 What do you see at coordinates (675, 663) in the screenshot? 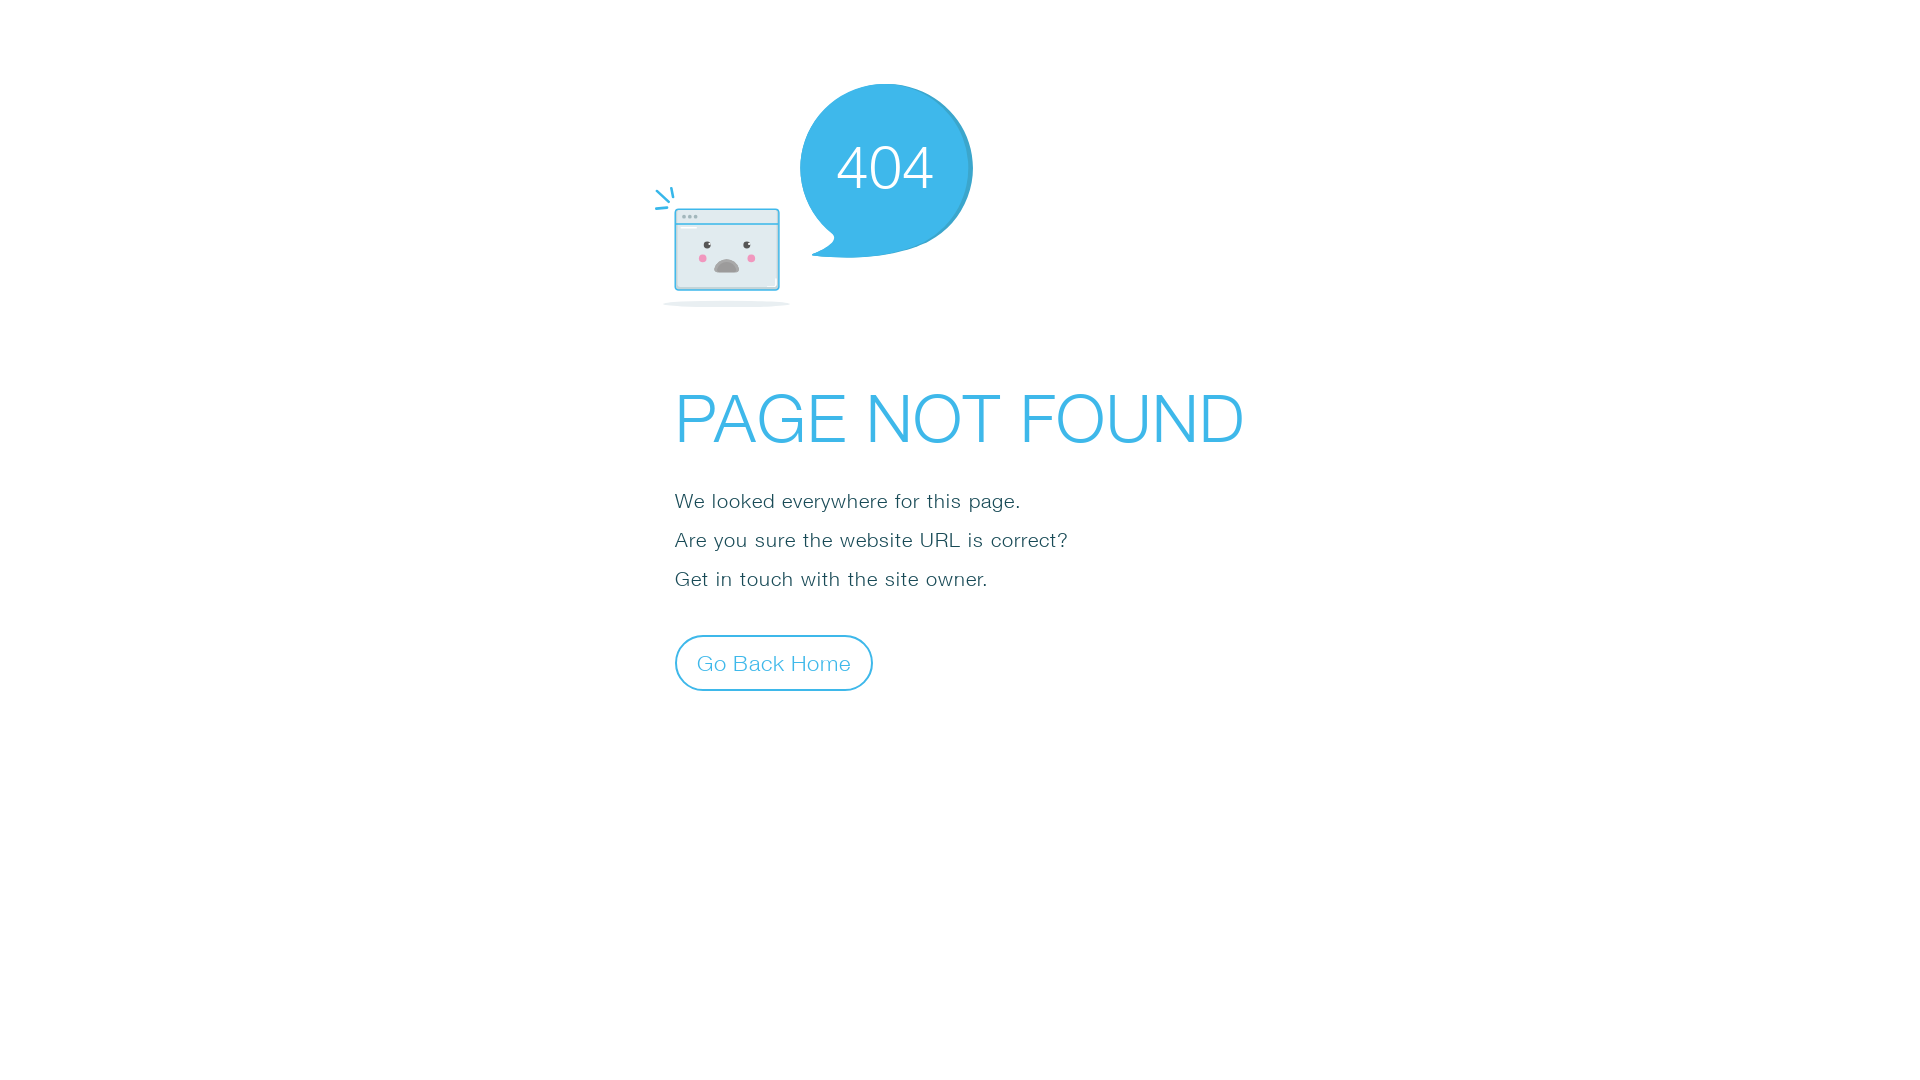
I see `'Go Back Home'` at bounding box center [675, 663].